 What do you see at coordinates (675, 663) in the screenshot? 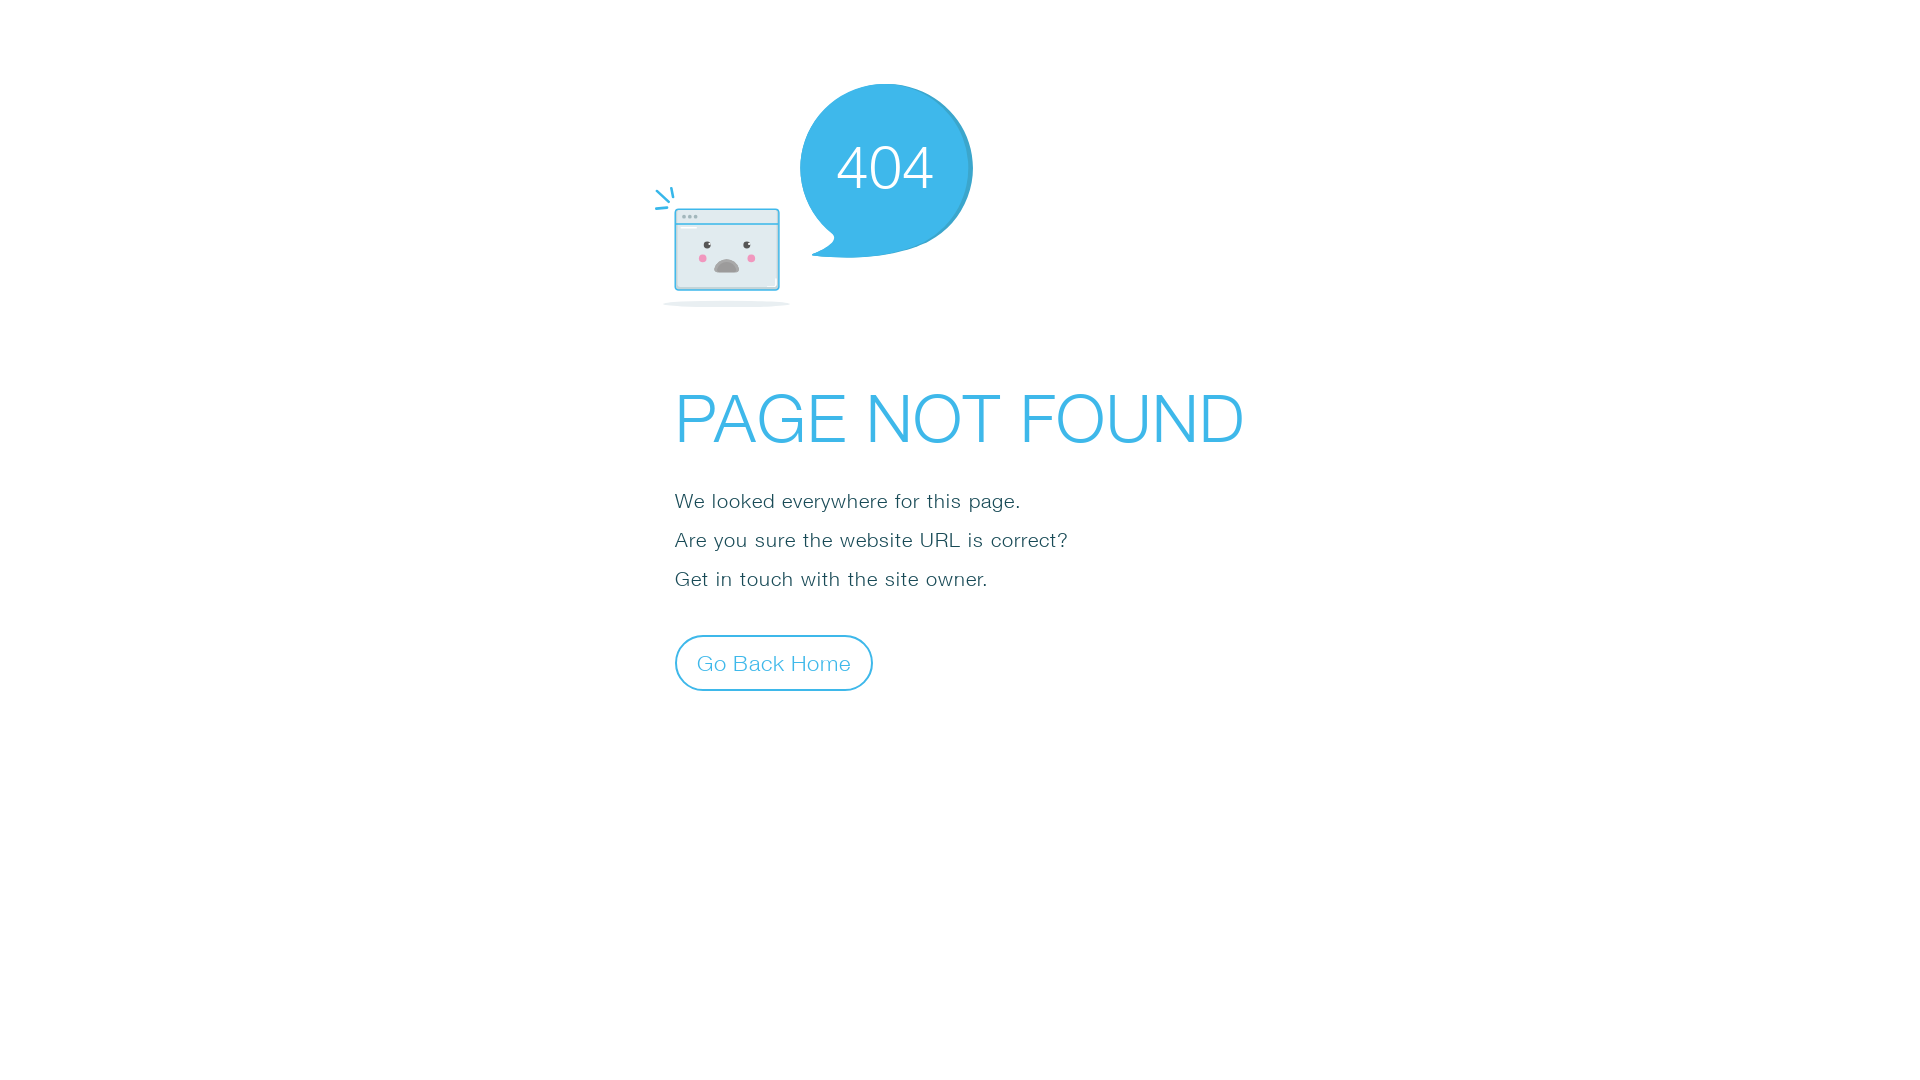
I see `'Go Back Home'` at bounding box center [675, 663].